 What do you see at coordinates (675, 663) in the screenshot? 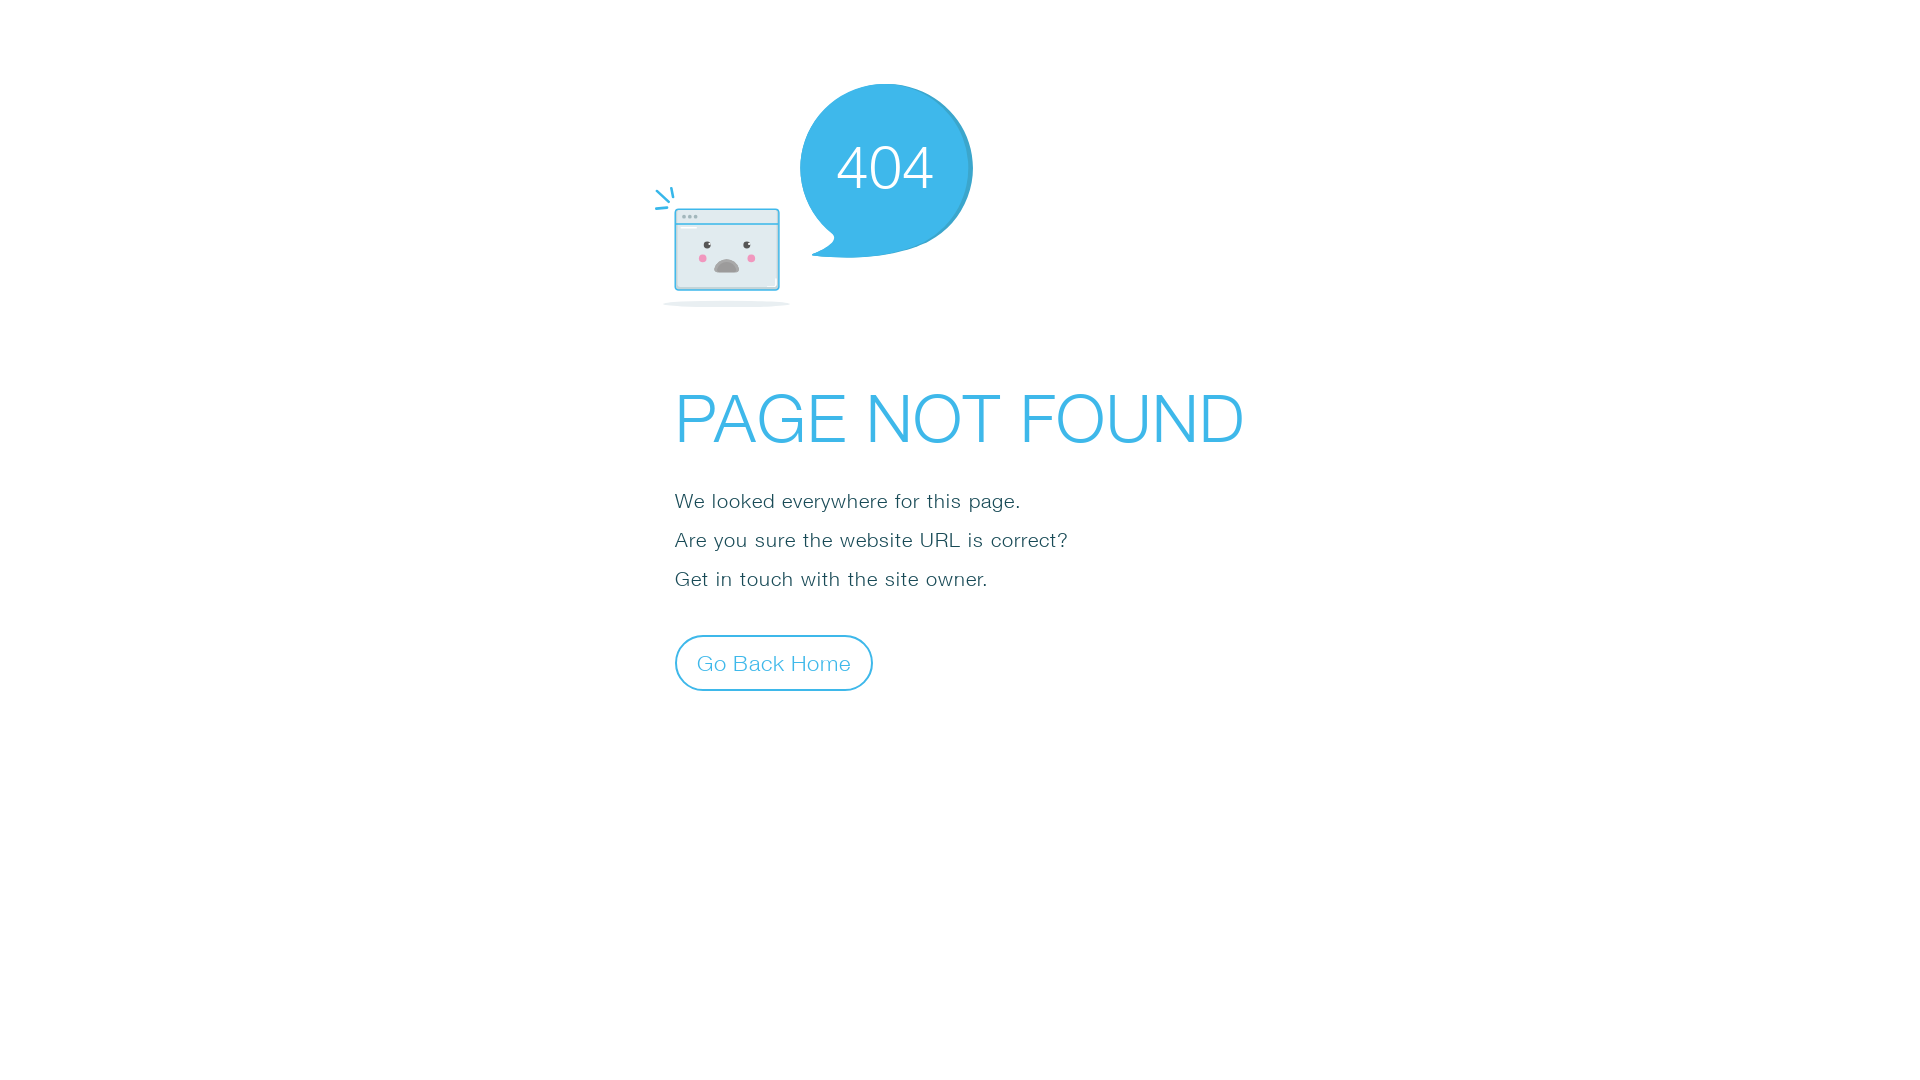
I see `'Go Back Home'` at bounding box center [675, 663].